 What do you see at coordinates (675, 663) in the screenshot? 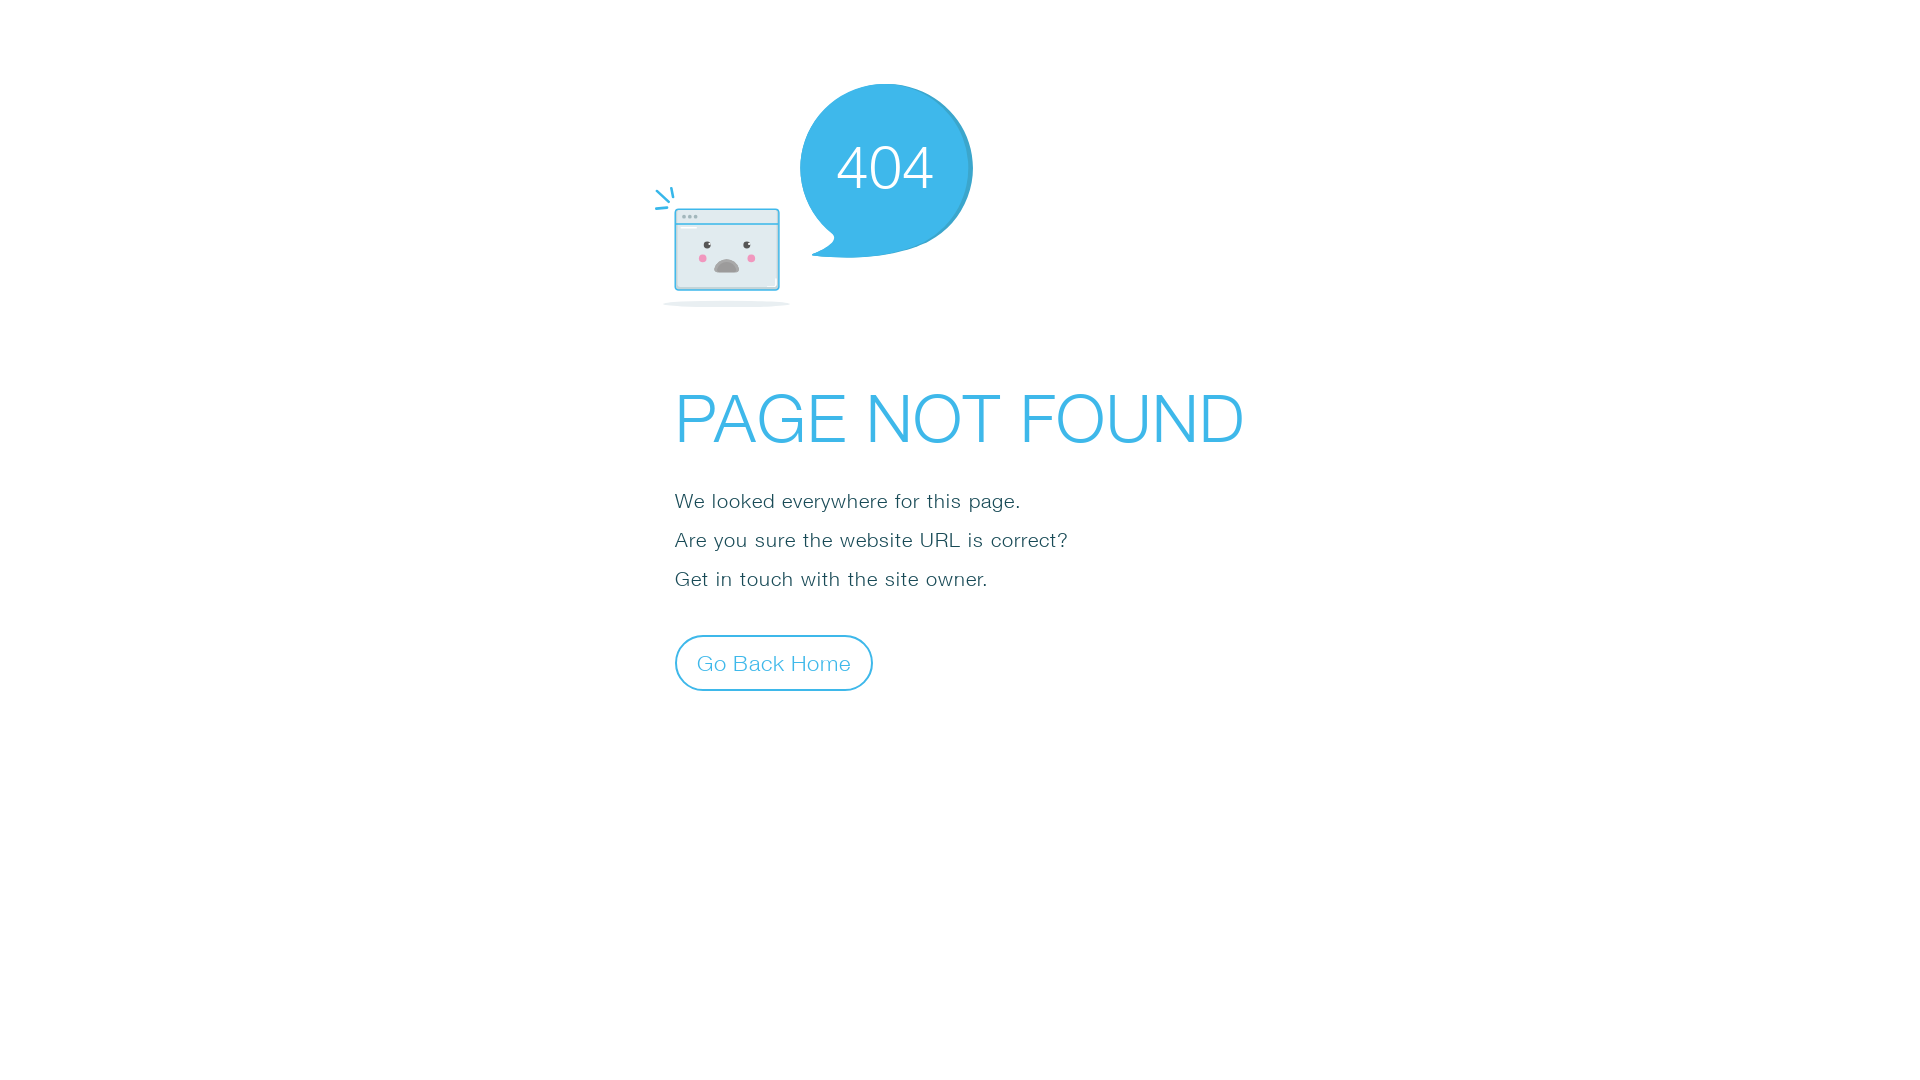
I see `'Go Back Home'` at bounding box center [675, 663].